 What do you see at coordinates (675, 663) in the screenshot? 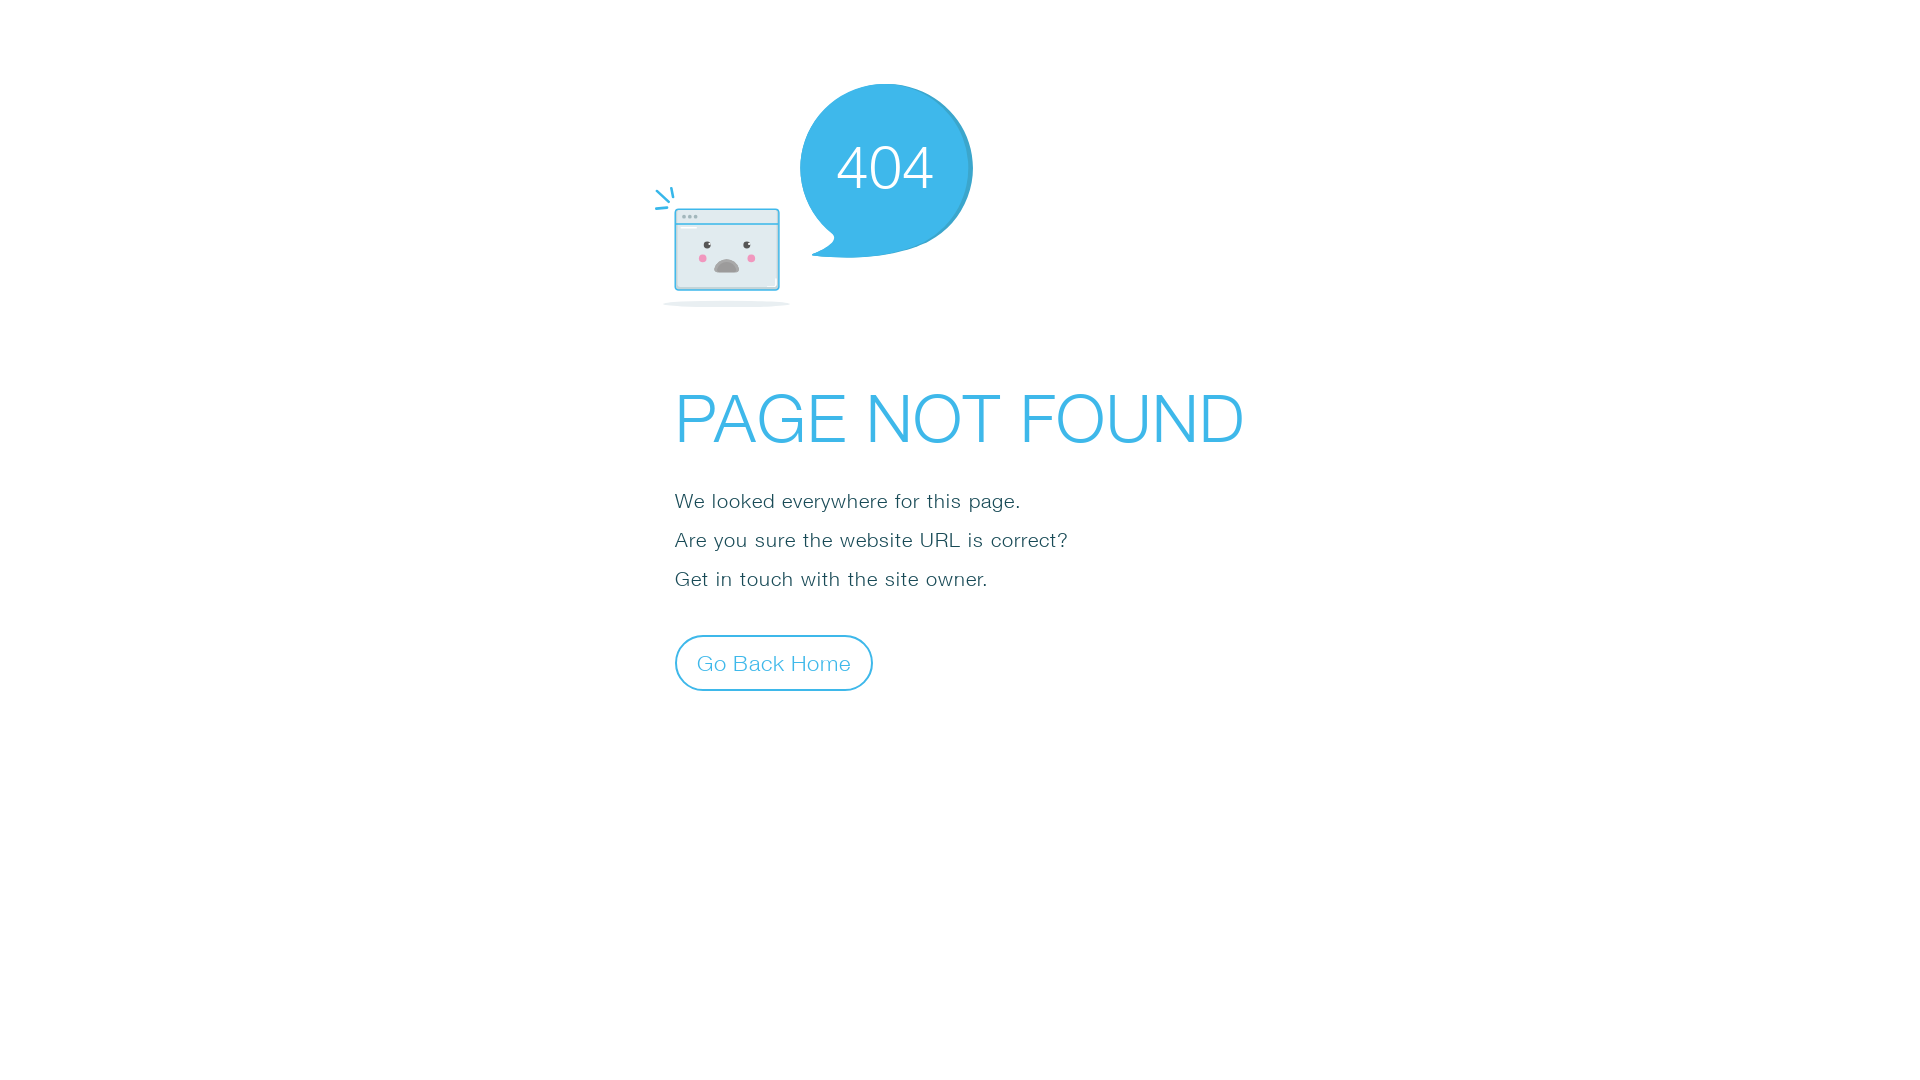
I see `'Go Back Home'` at bounding box center [675, 663].